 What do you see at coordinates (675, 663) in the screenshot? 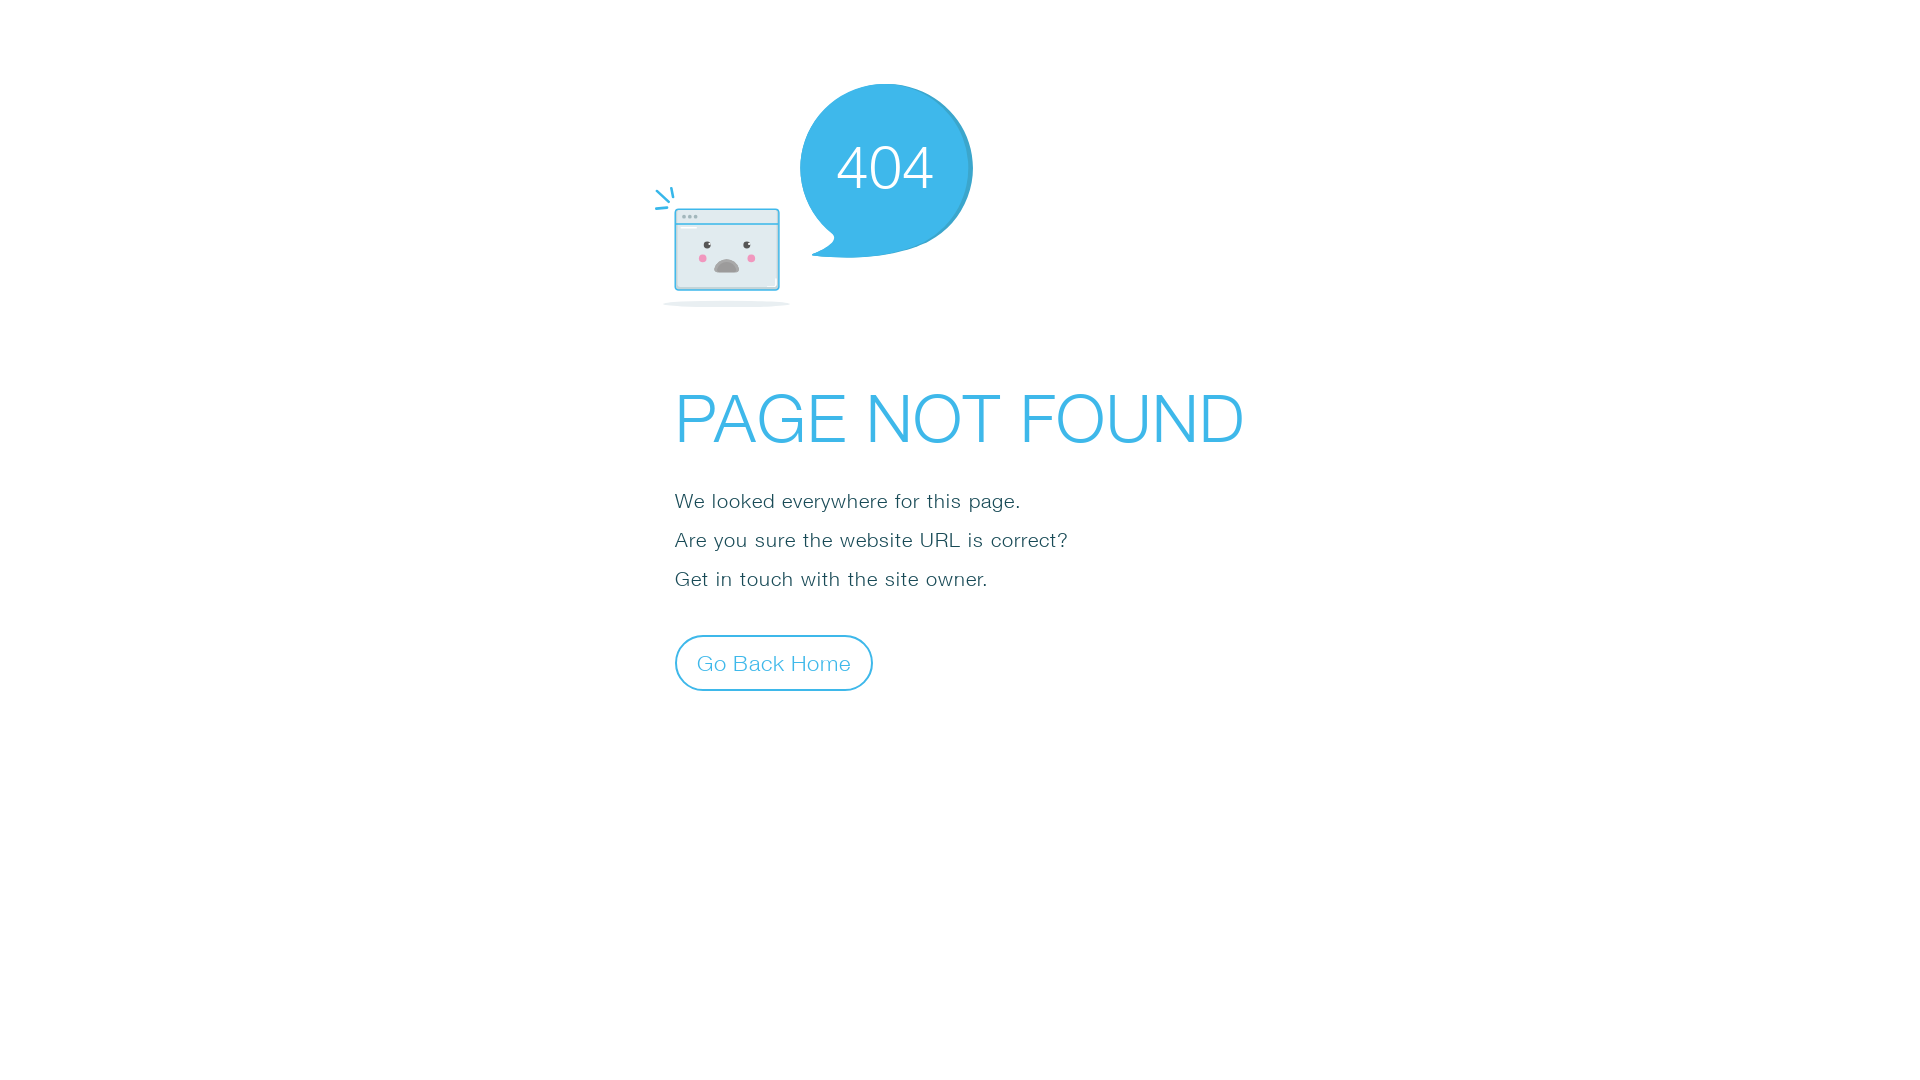
I see `'Go Back Home'` at bounding box center [675, 663].